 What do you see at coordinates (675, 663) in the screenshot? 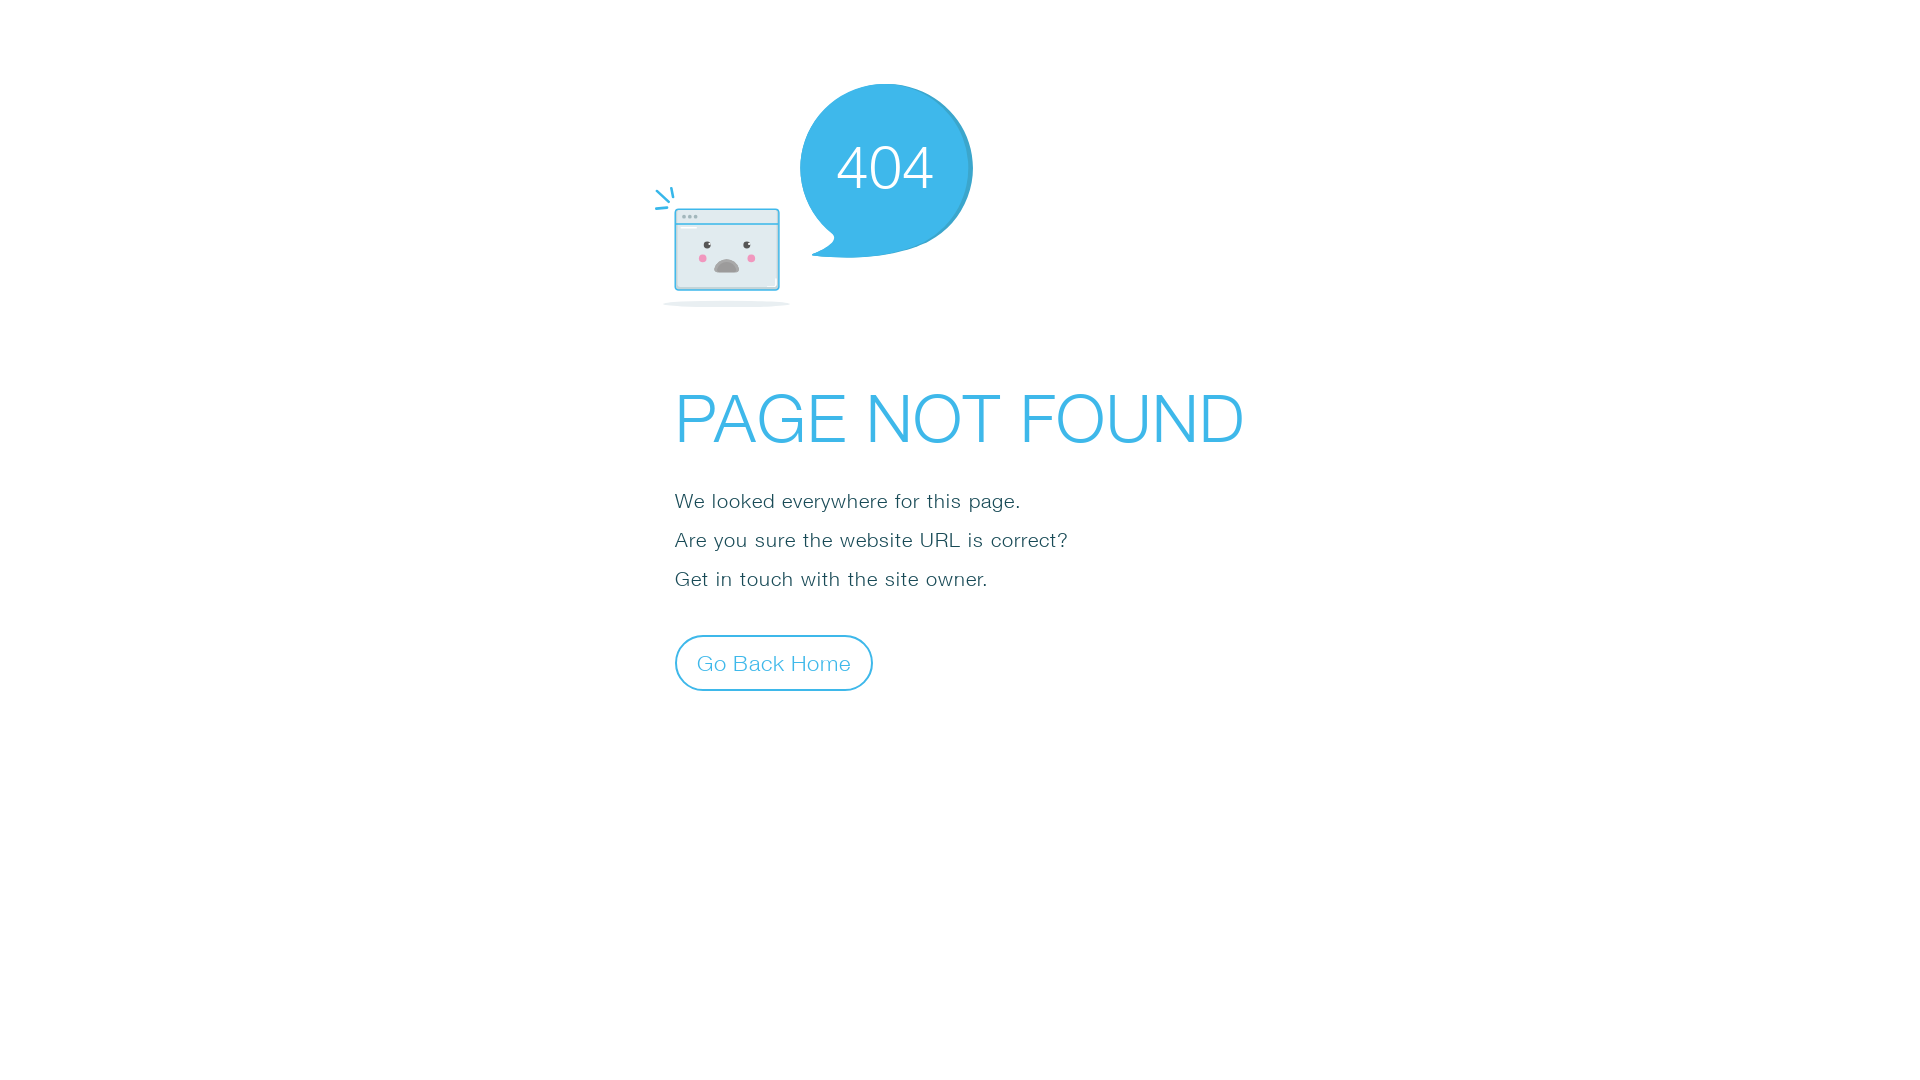
I see `'Go Back Home'` at bounding box center [675, 663].